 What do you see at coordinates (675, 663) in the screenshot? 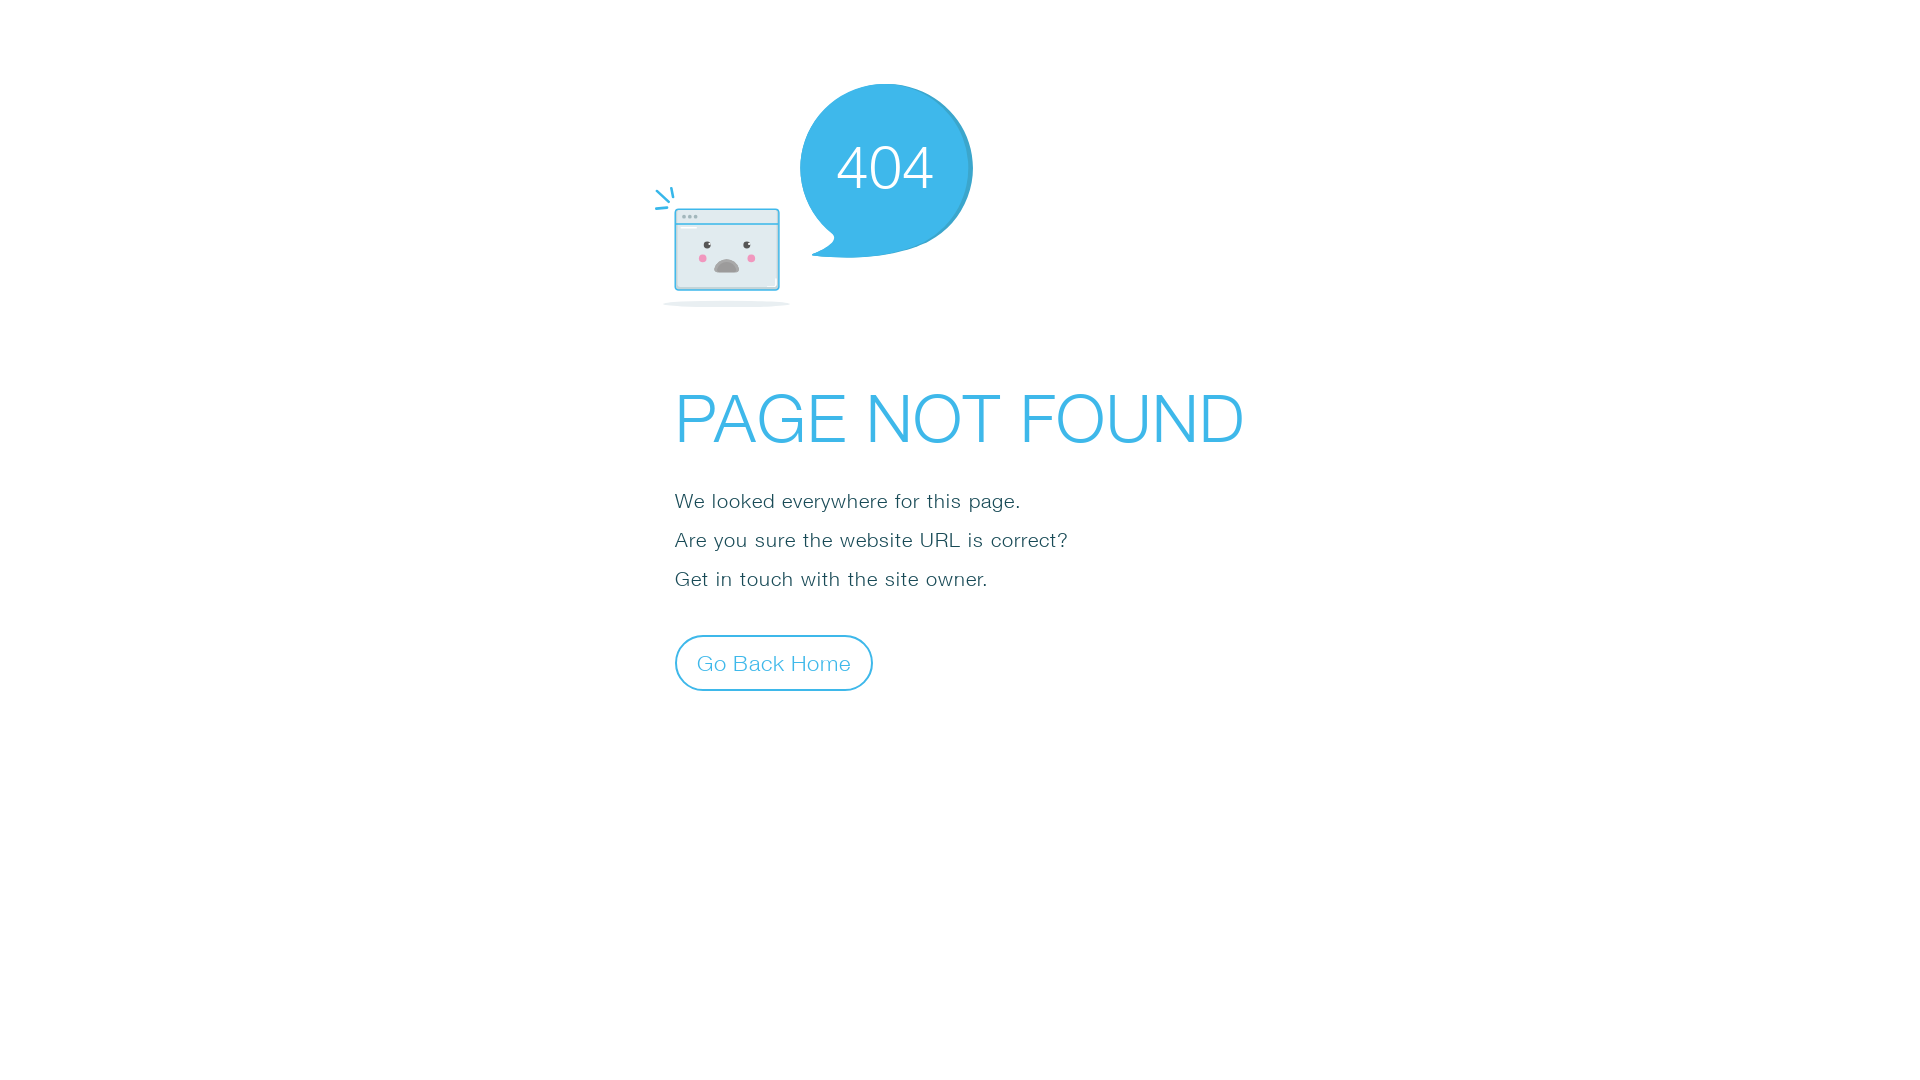
I see `'Go Back Home'` at bounding box center [675, 663].